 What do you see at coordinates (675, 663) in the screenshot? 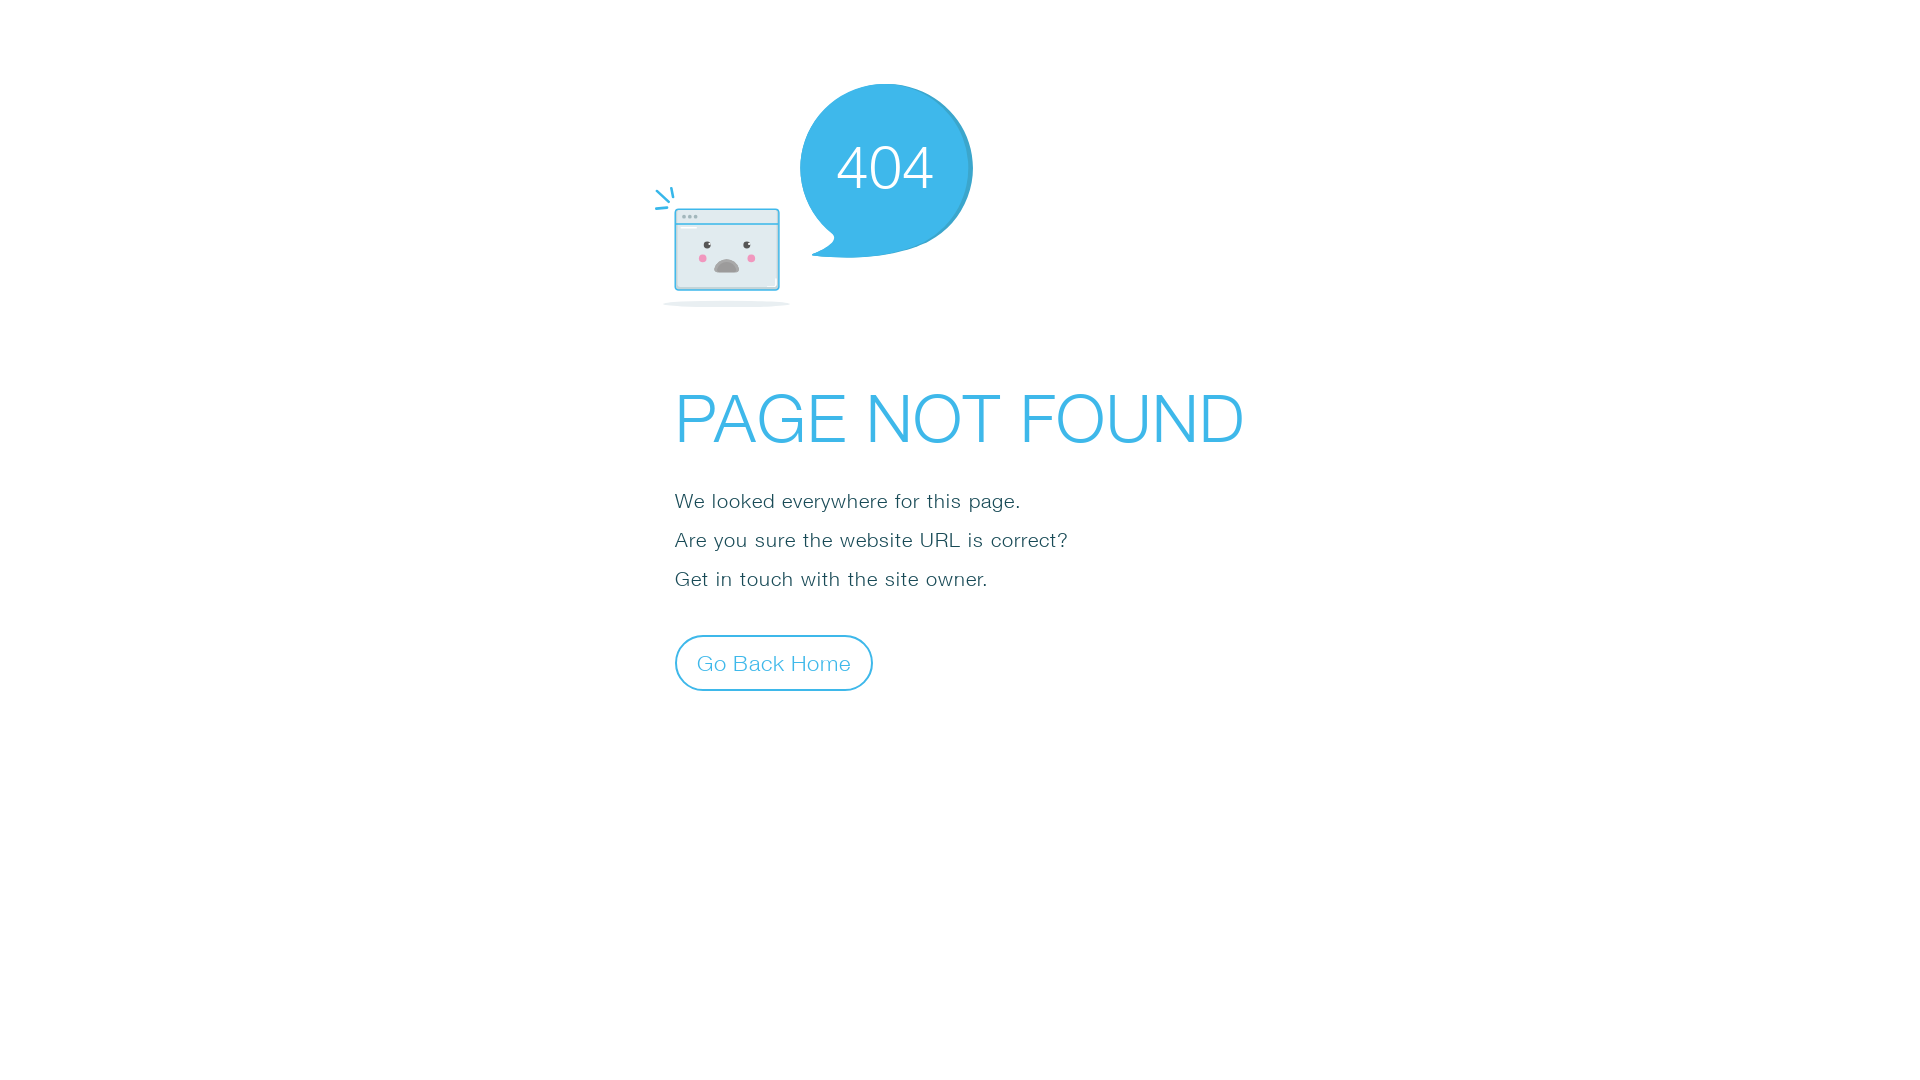
I see `'Go Back Home'` at bounding box center [675, 663].